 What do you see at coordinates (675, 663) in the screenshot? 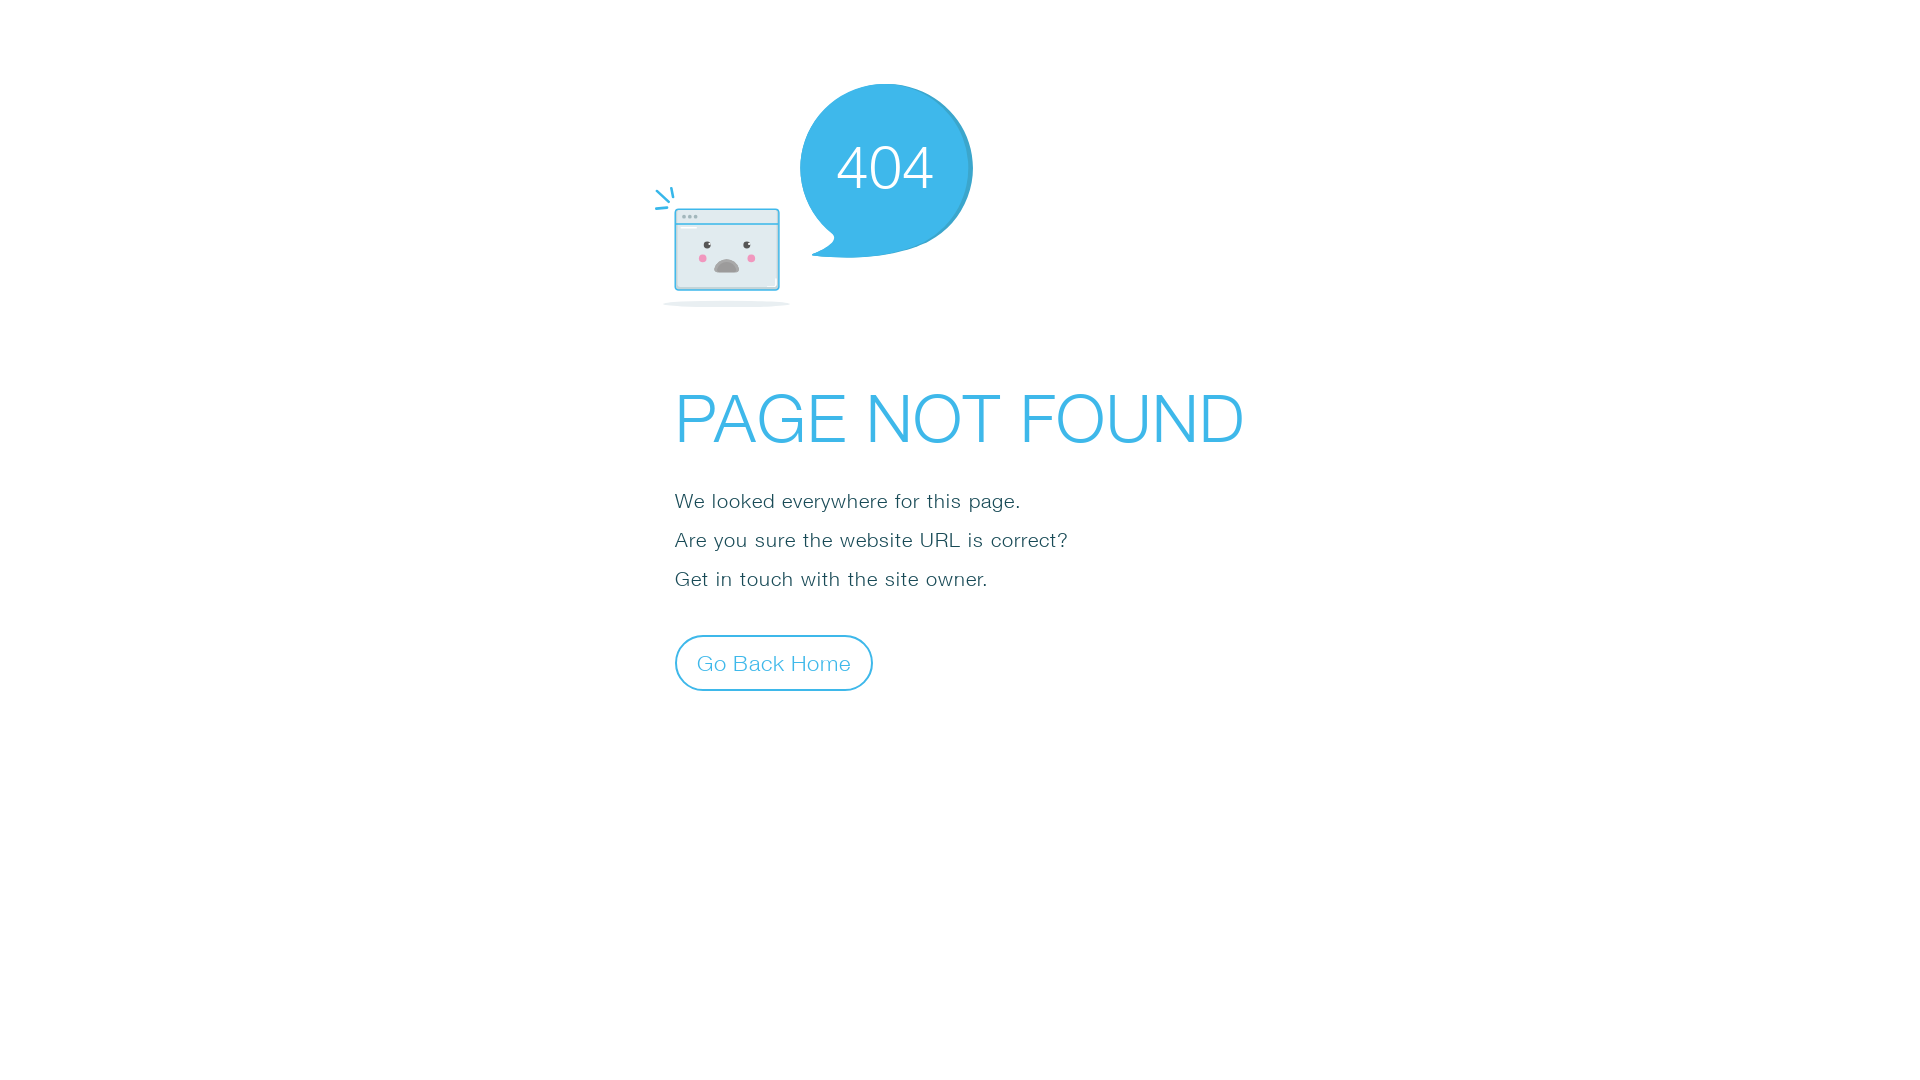
I see `'Go Back Home'` at bounding box center [675, 663].